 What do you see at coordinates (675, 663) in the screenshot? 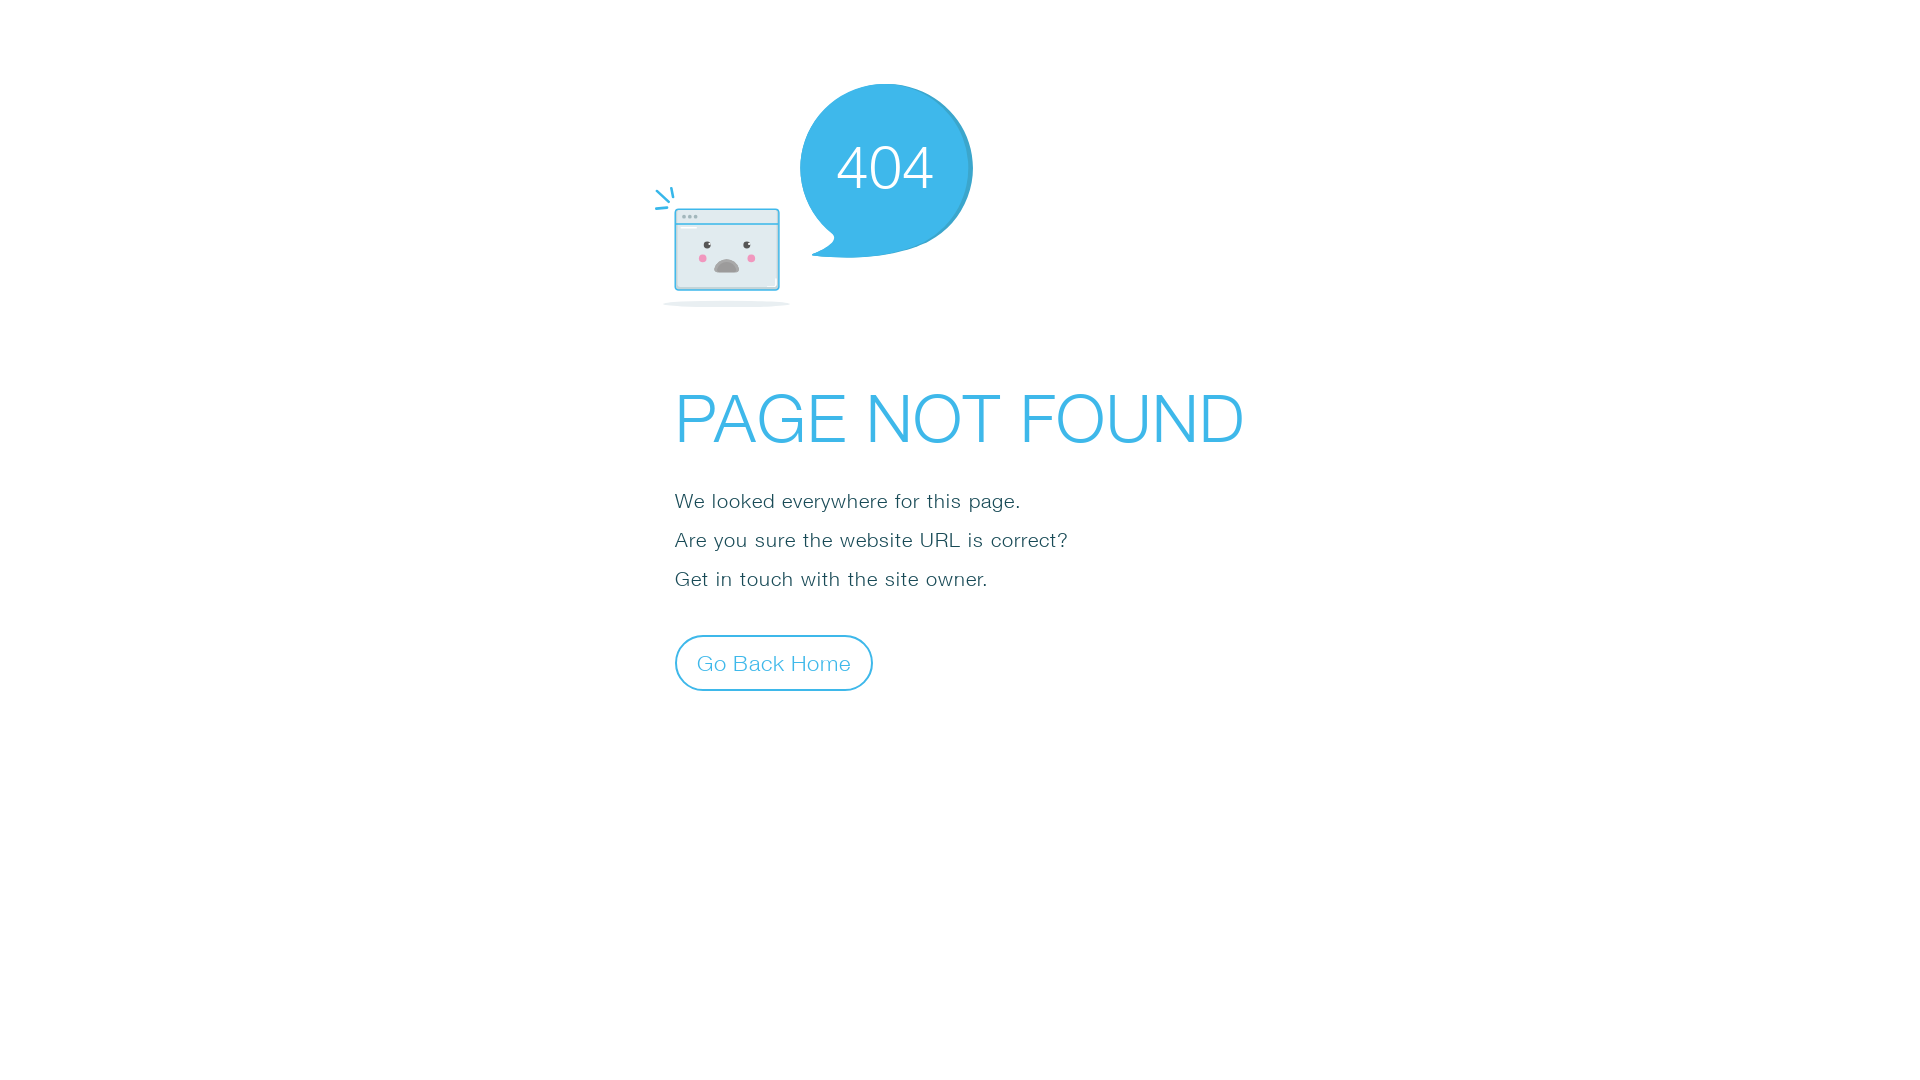
I see `'Go Back Home'` at bounding box center [675, 663].